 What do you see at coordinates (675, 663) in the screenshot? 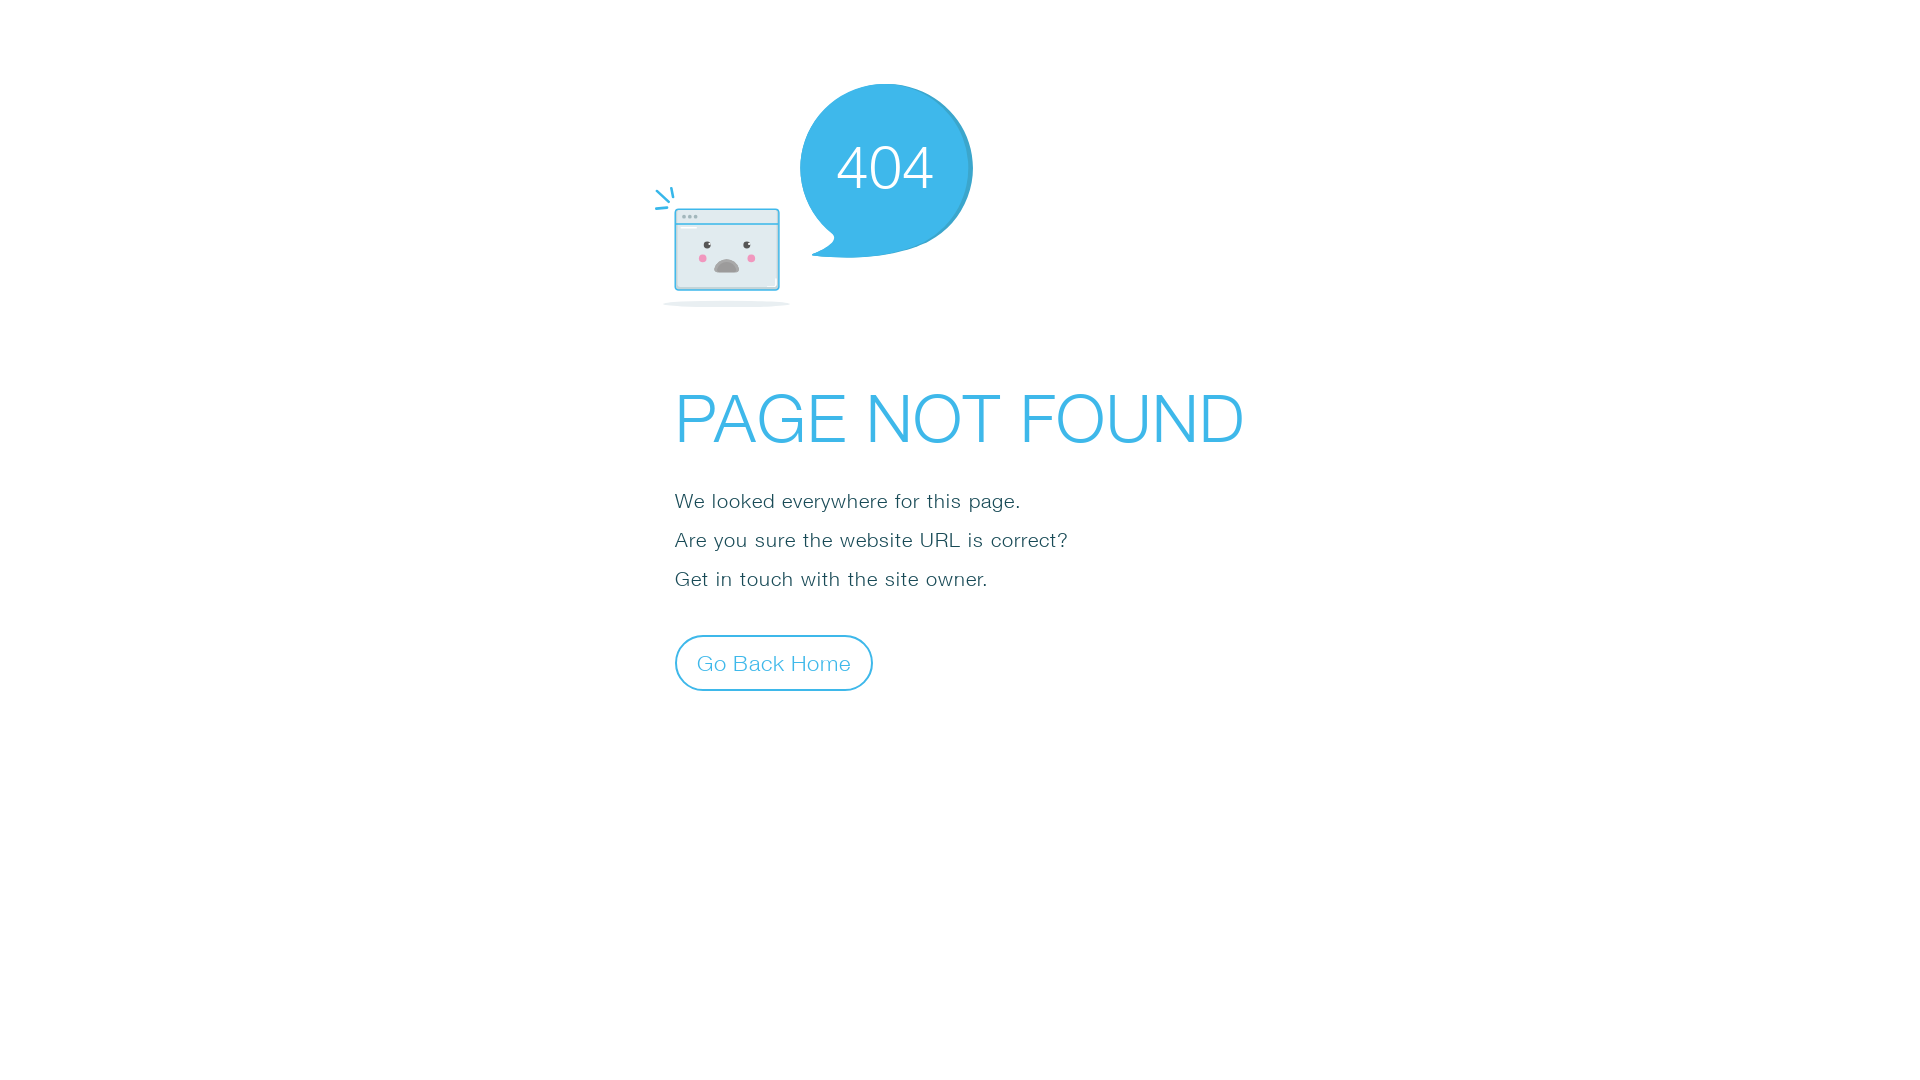
I see `'Go Back Home'` at bounding box center [675, 663].